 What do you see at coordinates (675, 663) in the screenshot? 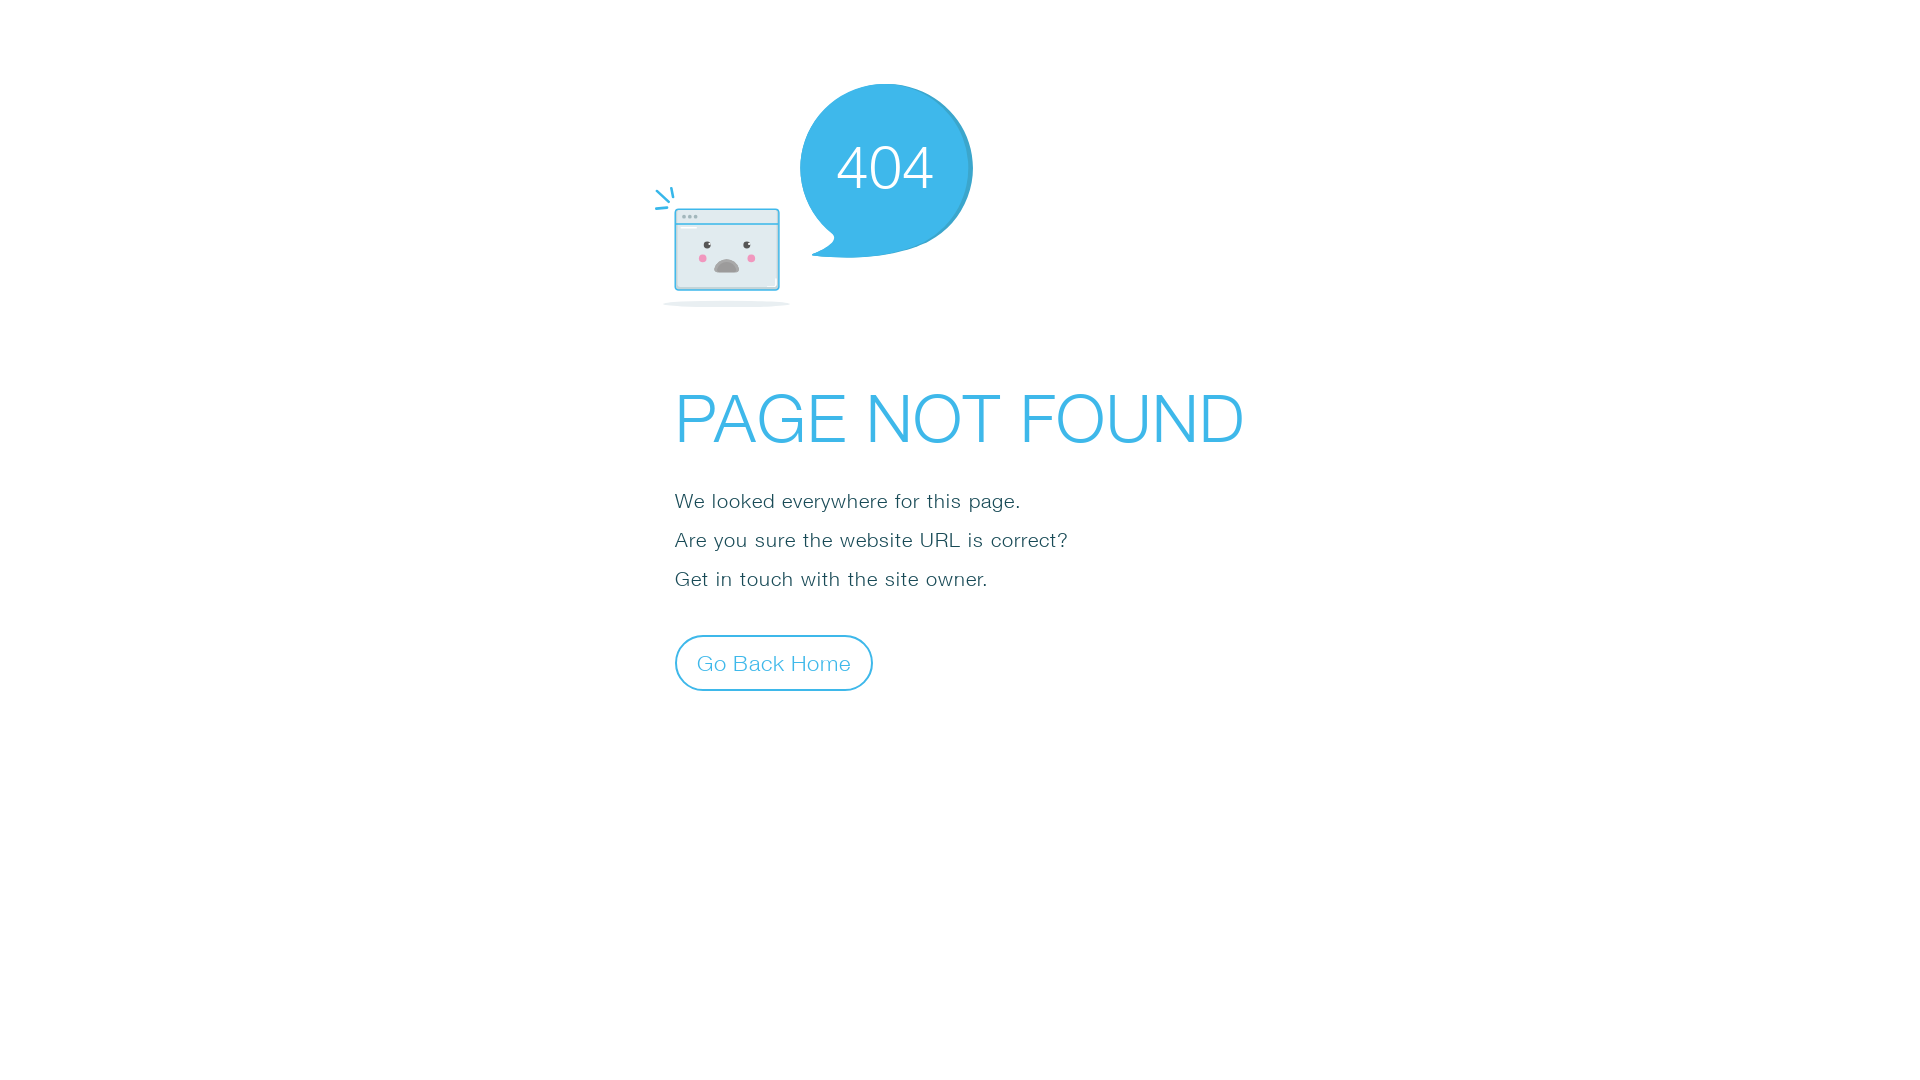
I see `'Go Back Home'` at bounding box center [675, 663].